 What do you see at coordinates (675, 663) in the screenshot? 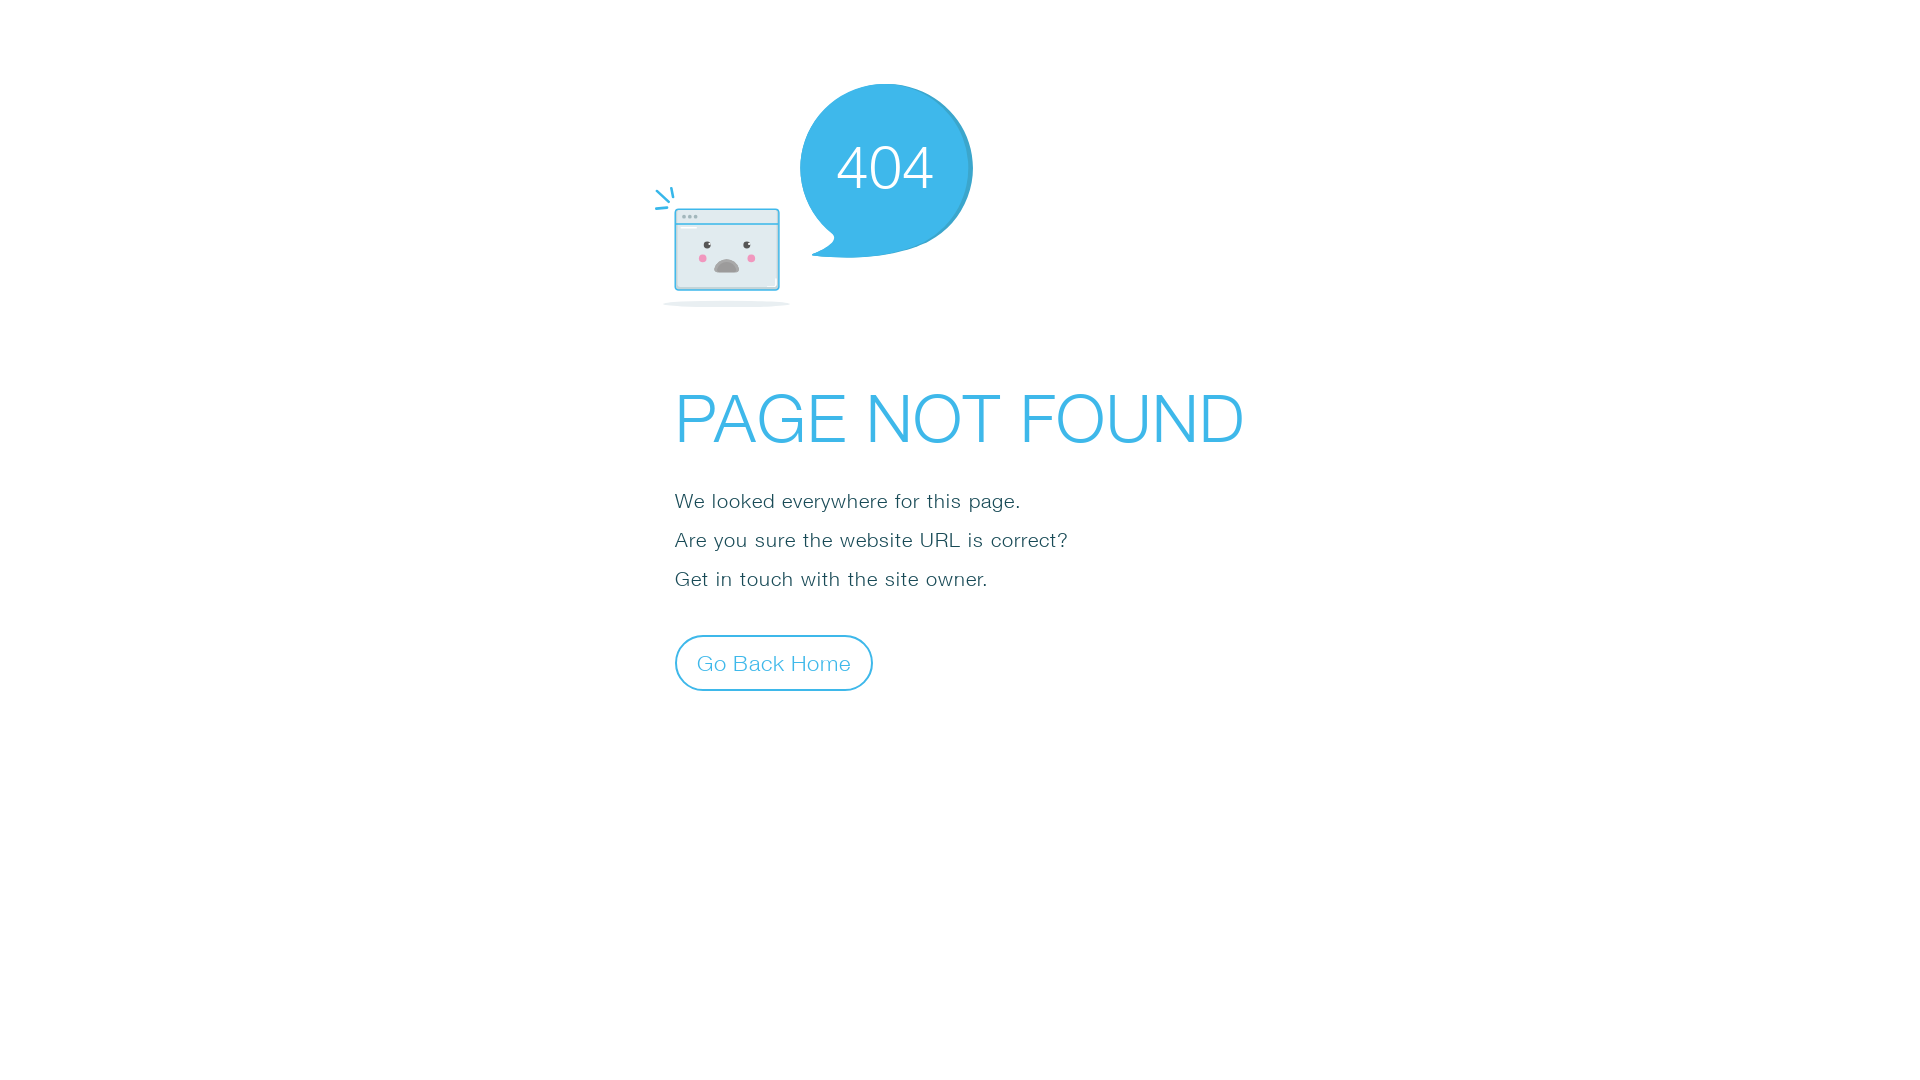
I see `'Go Back Home'` at bounding box center [675, 663].